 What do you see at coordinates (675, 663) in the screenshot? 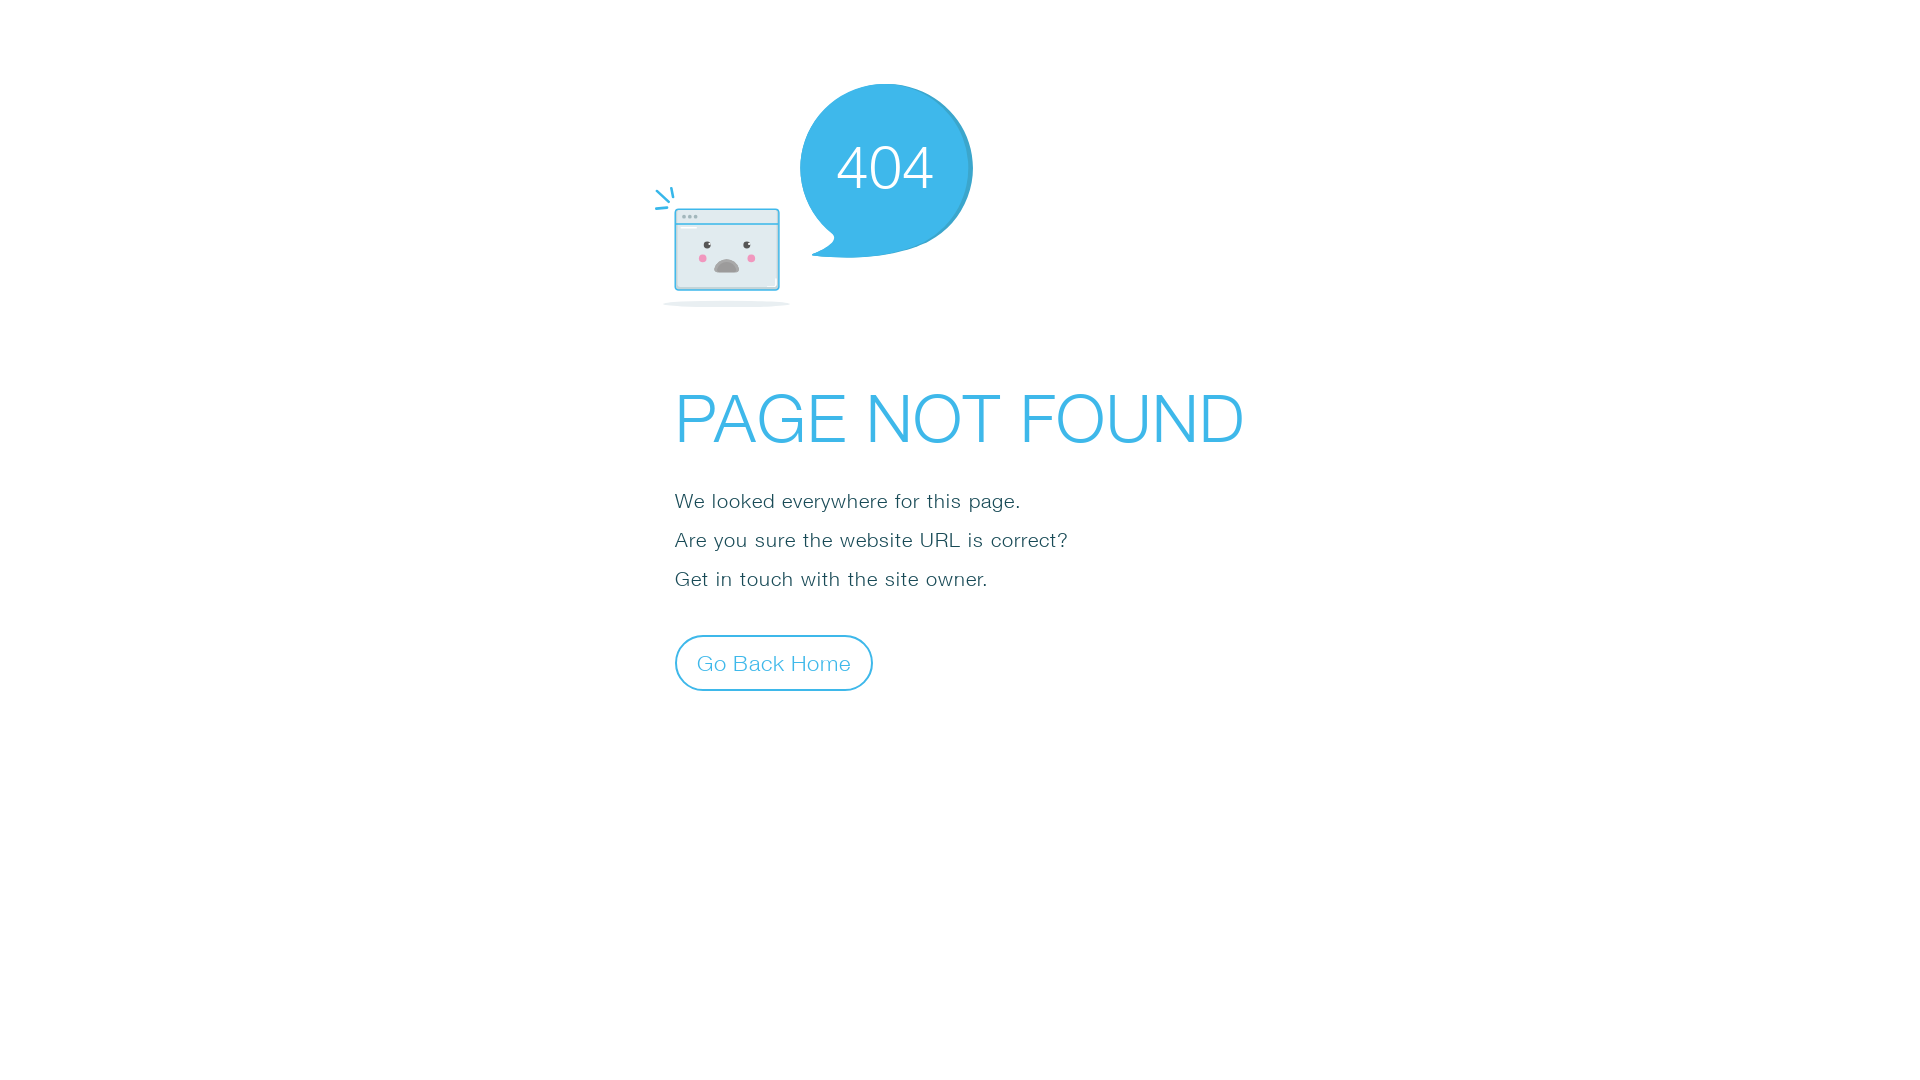
I see `'Go Back Home'` at bounding box center [675, 663].